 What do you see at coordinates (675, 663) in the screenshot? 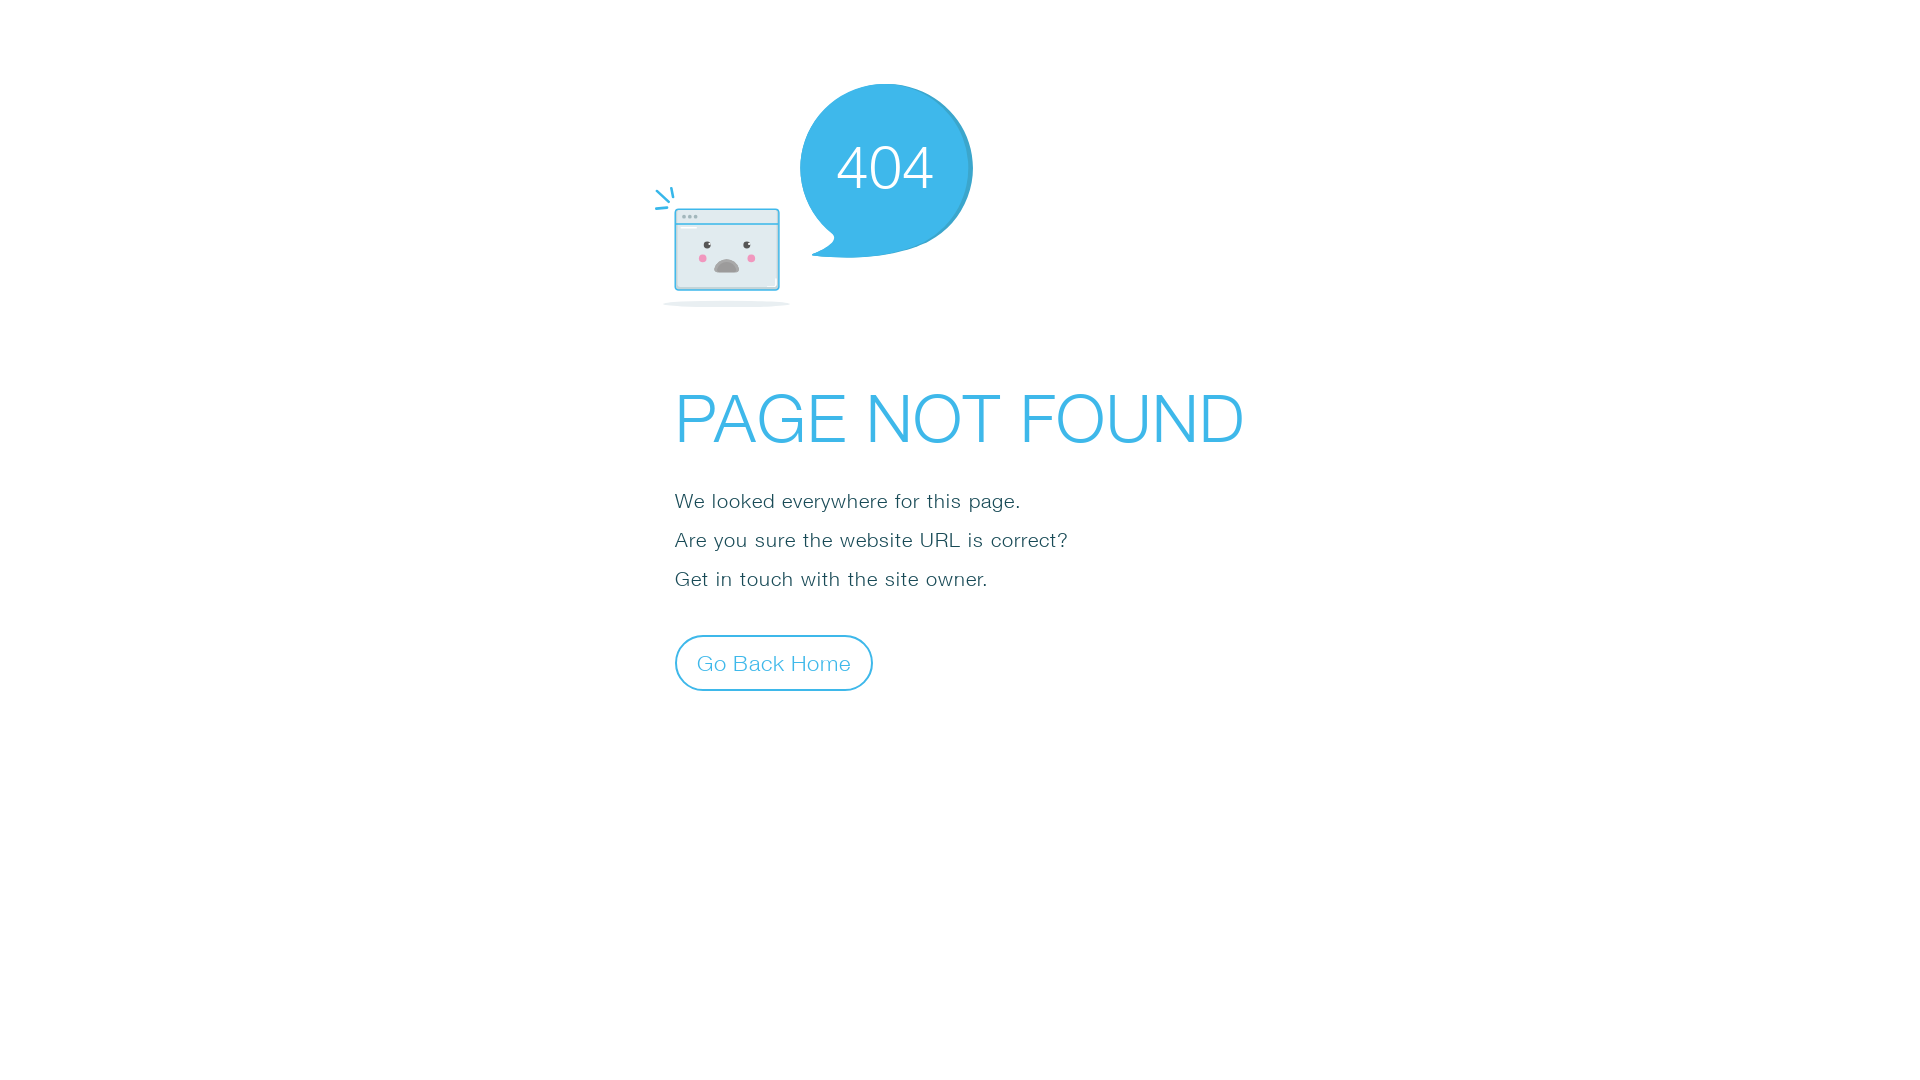
I see `'Go Back Home'` at bounding box center [675, 663].